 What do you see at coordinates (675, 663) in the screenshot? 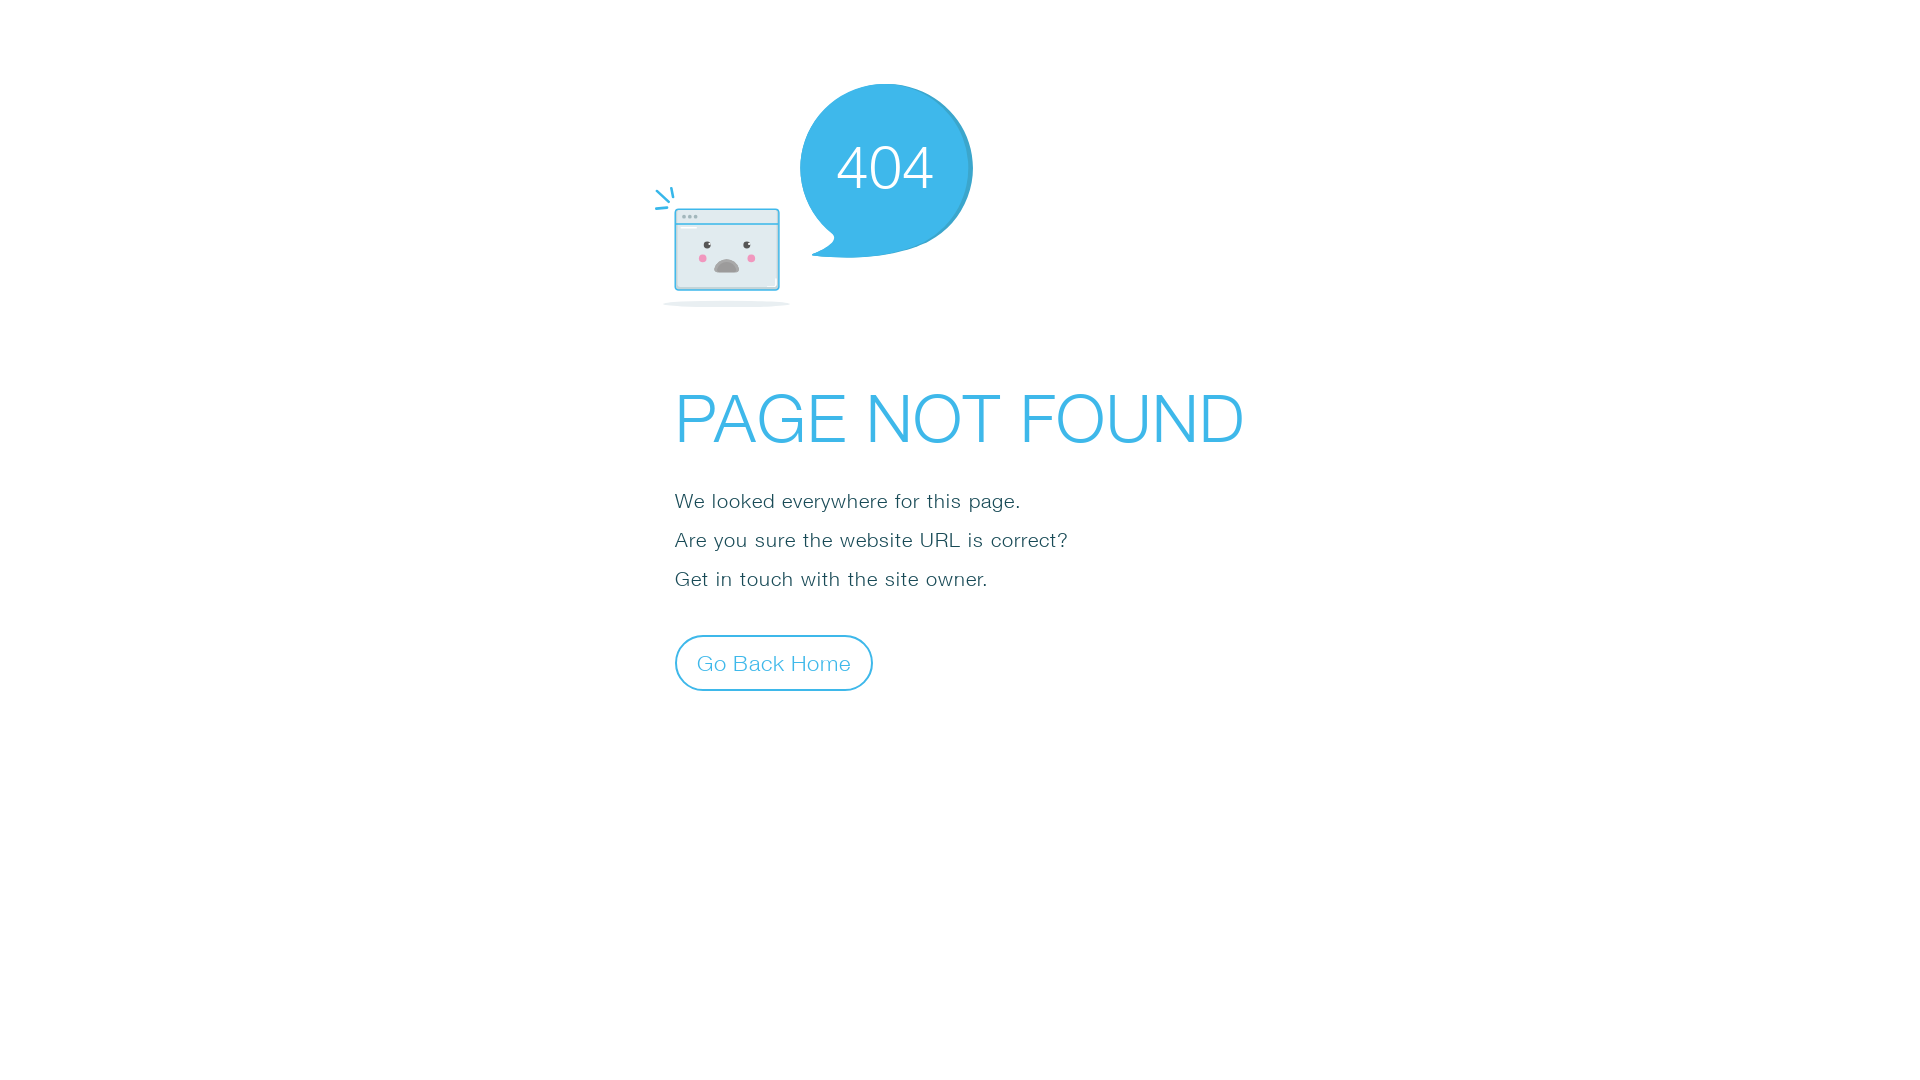
I see `'Go Back Home'` at bounding box center [675, 663].